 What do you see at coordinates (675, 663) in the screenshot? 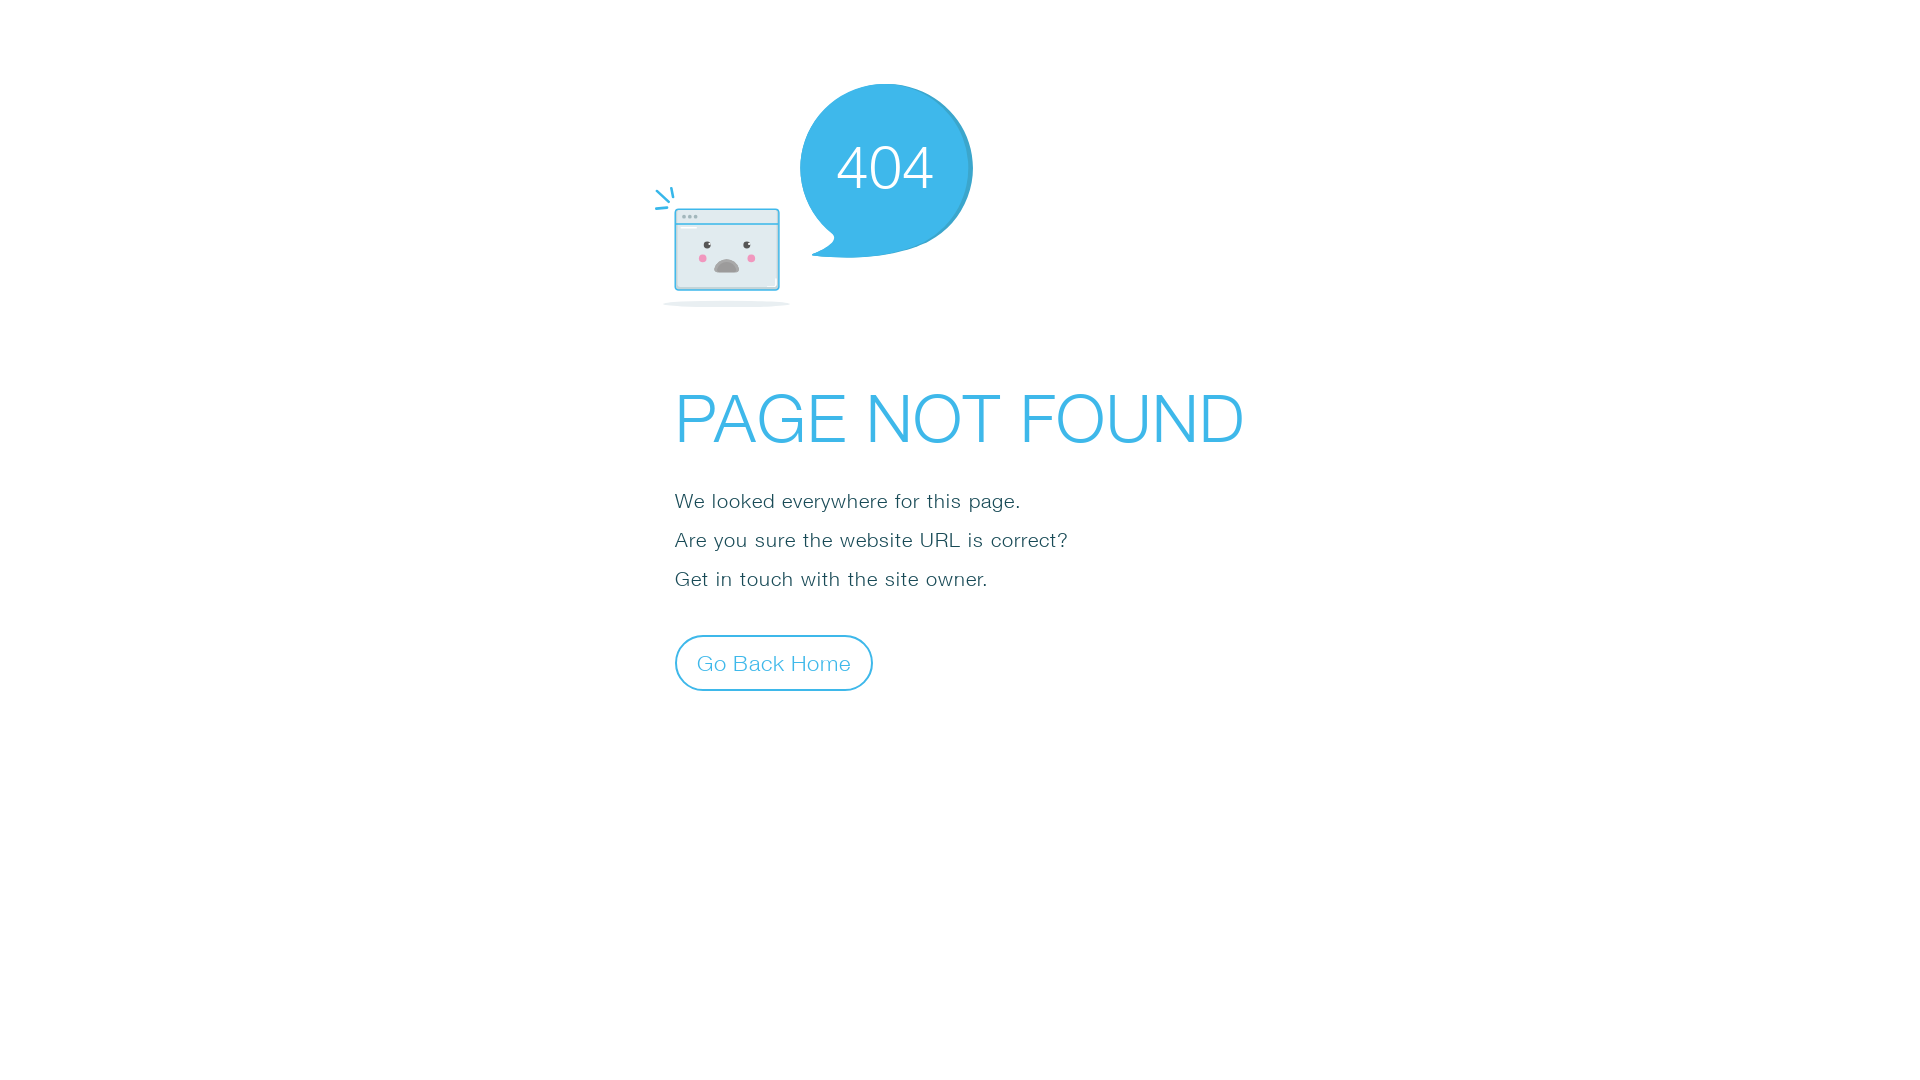
I see `'Go Back Home'` at bounding box center [675, 663].